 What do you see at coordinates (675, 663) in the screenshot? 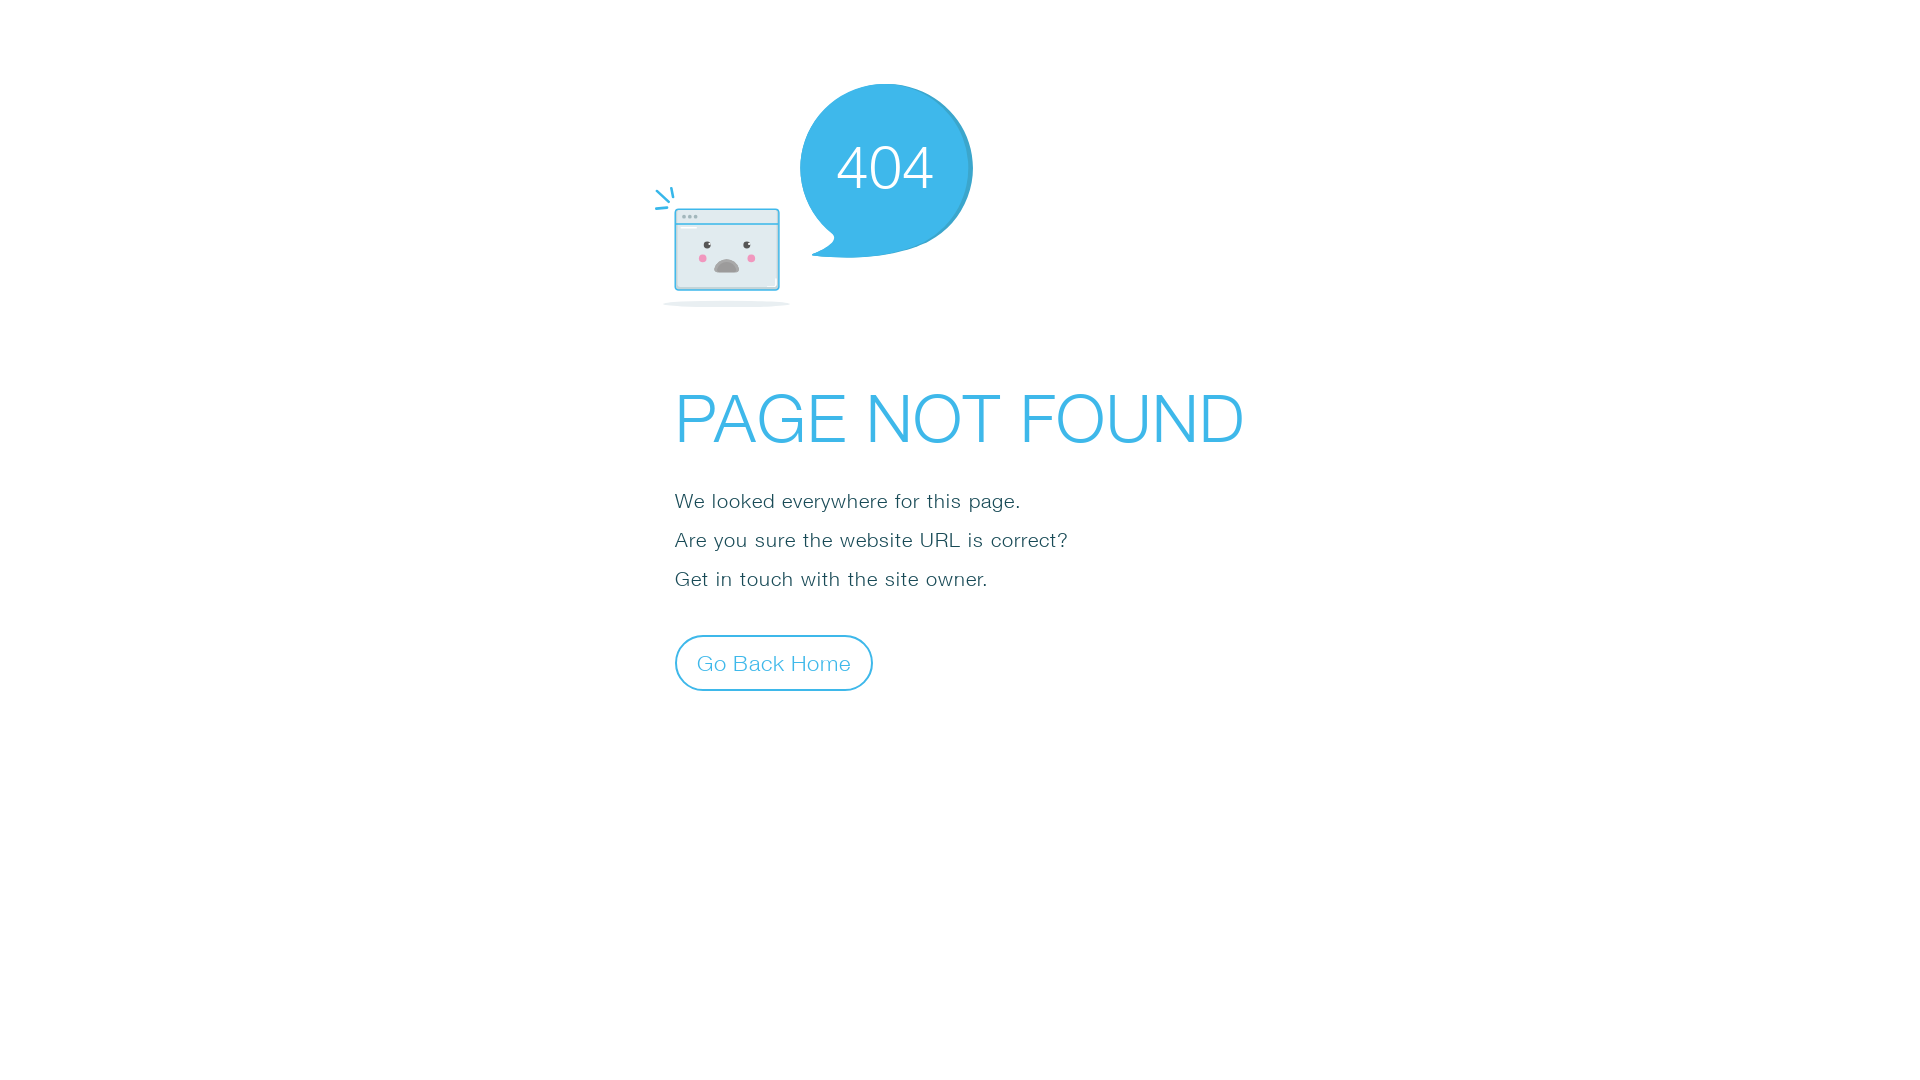
I see `'Go Back Home'` at bounding box center [675, 663].